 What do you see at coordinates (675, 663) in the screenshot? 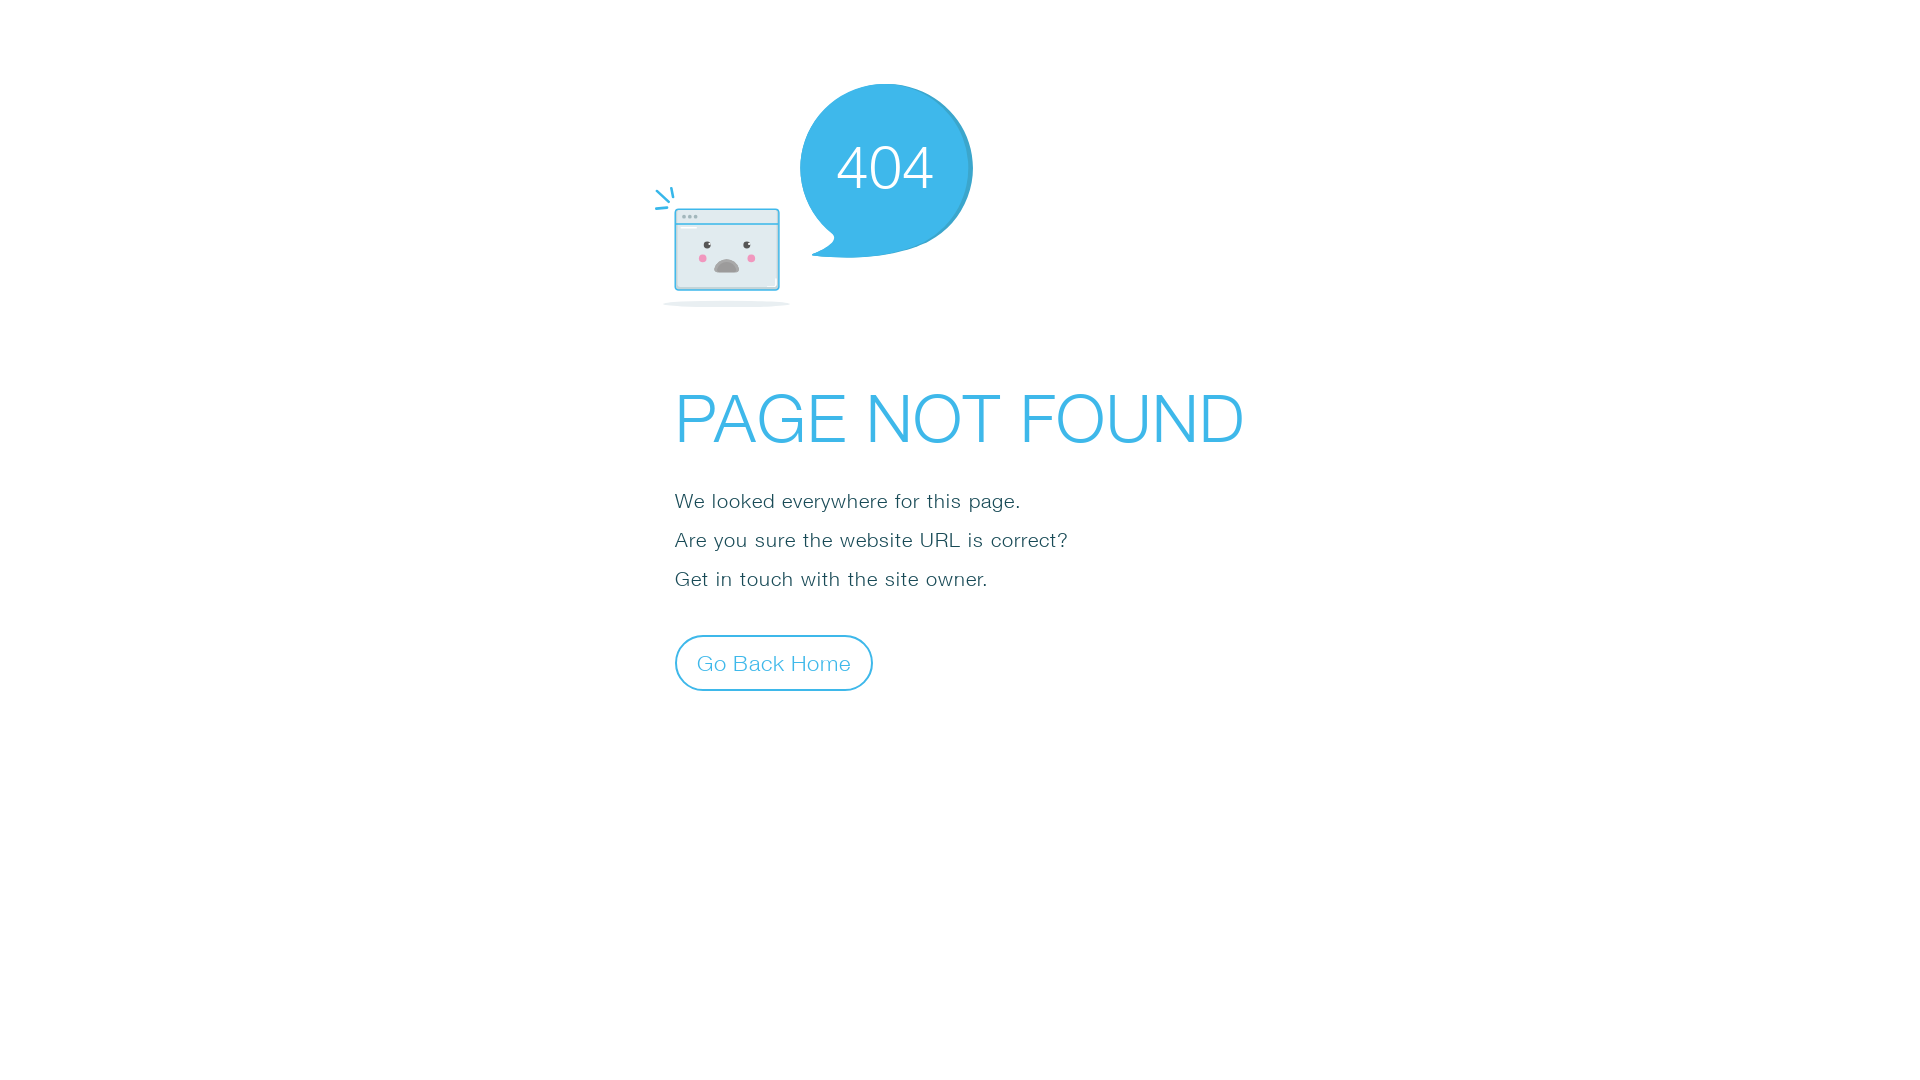
I see `'Go Back Home'` at bounding box center [675, 663].